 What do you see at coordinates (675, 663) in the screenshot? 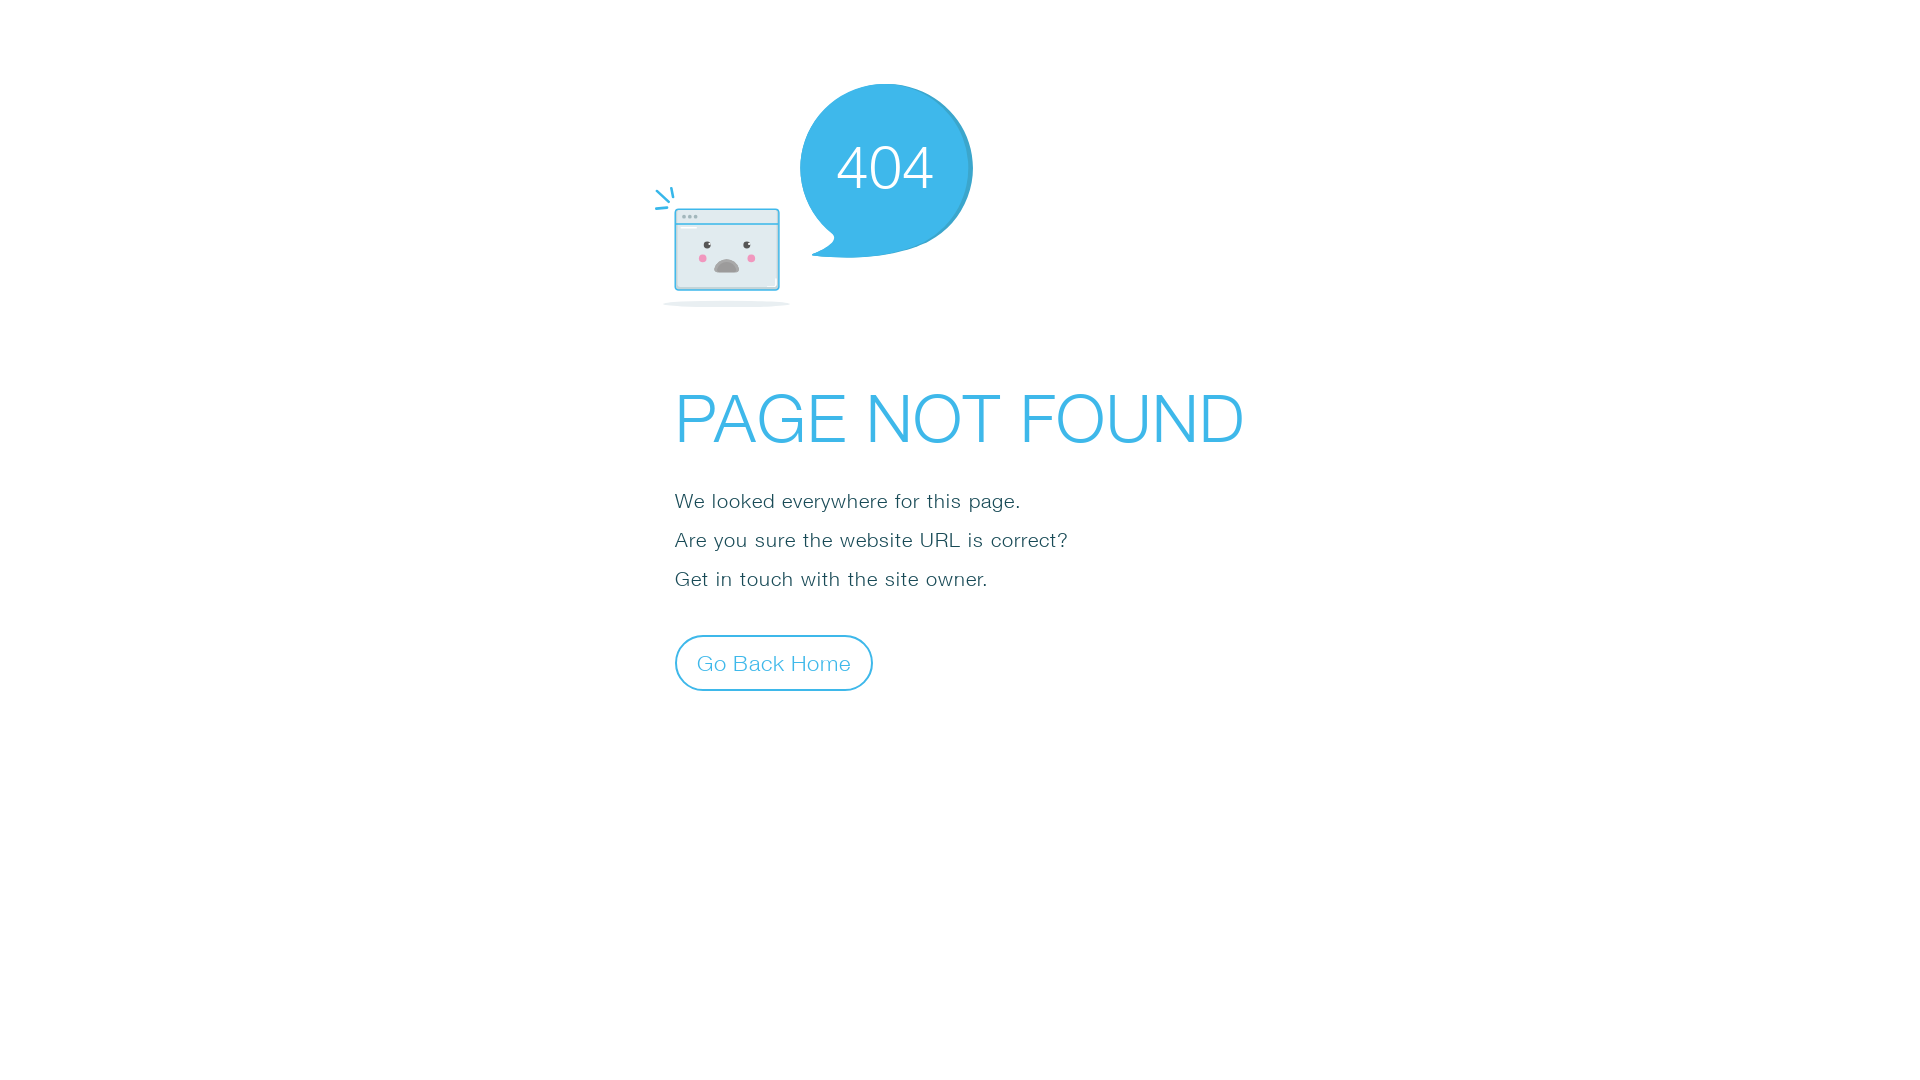
I see `'Go Back Home'` at bounding box center [675, 663].